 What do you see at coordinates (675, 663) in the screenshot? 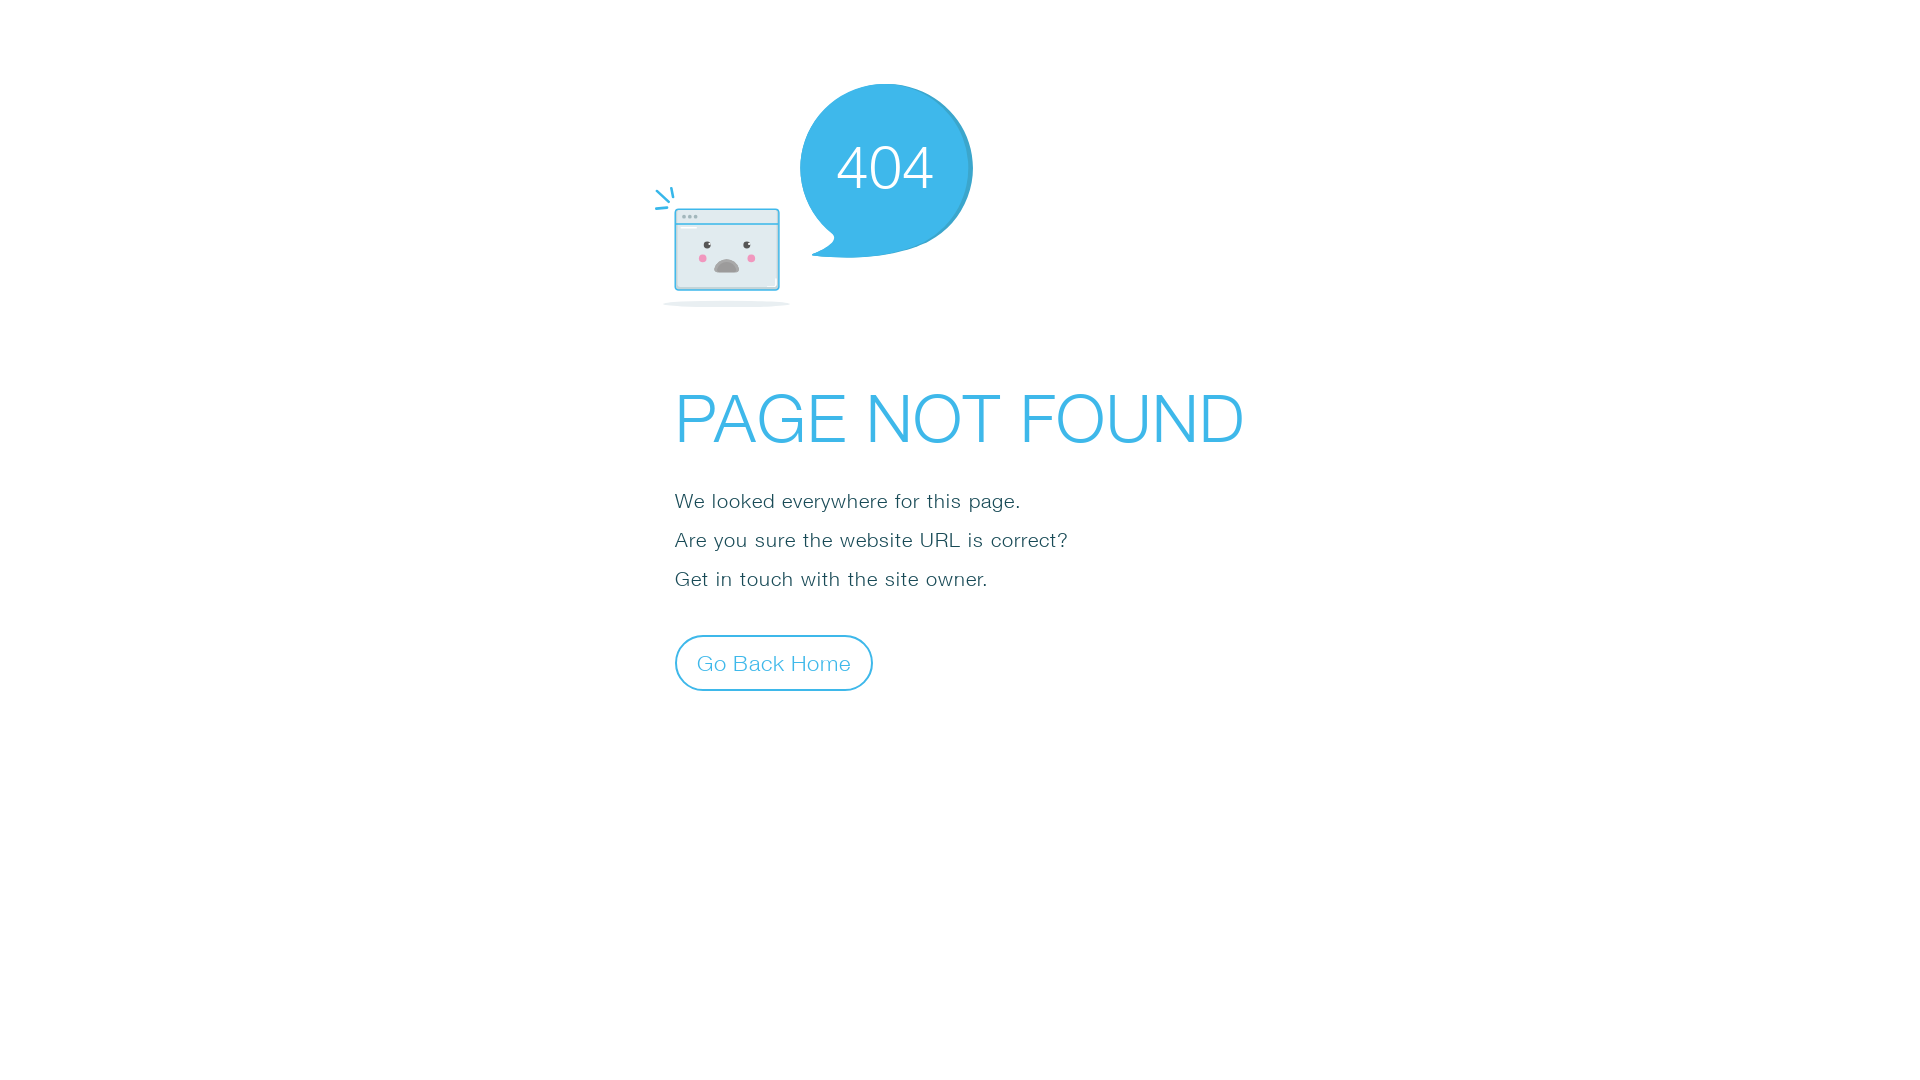
I see `'Go Back Home'` at bounding box center [675, 663].